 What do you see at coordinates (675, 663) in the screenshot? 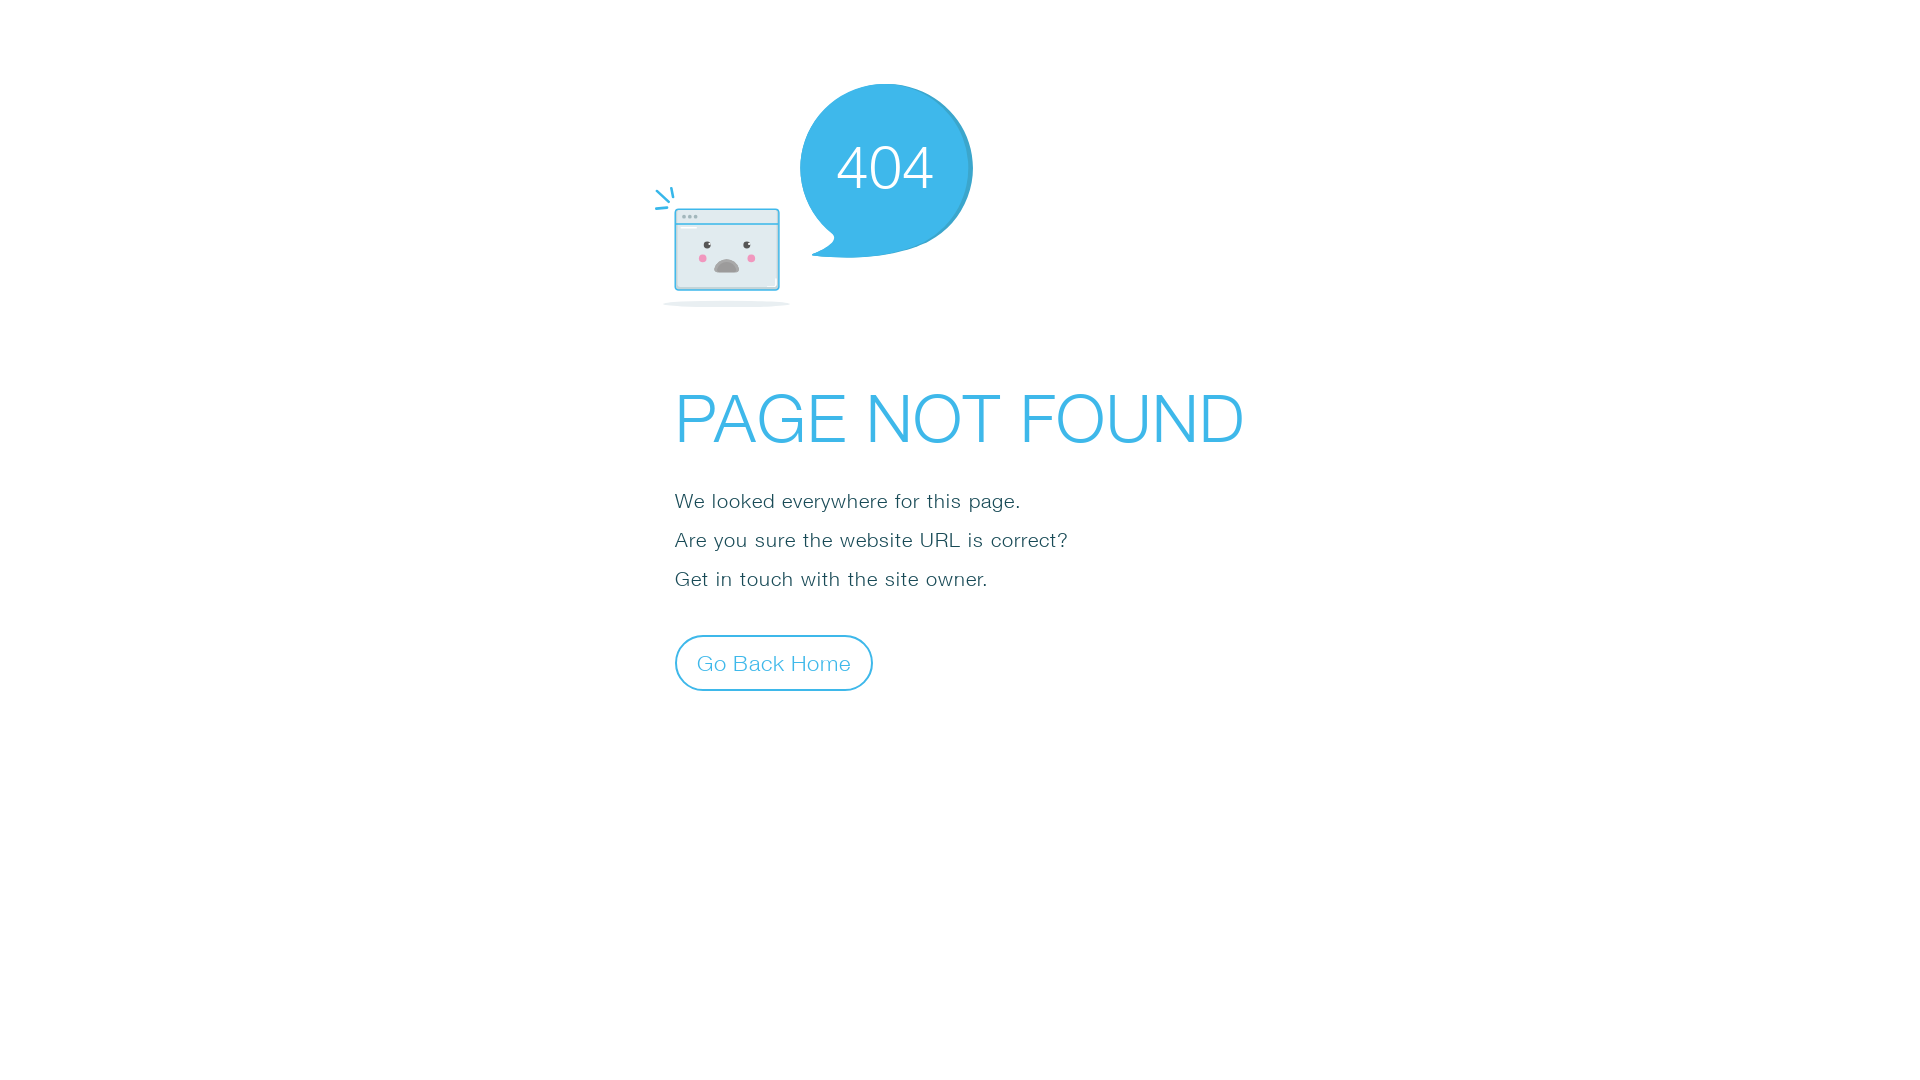
I see `'Go Back Home'` at bounding box center [675, 663].